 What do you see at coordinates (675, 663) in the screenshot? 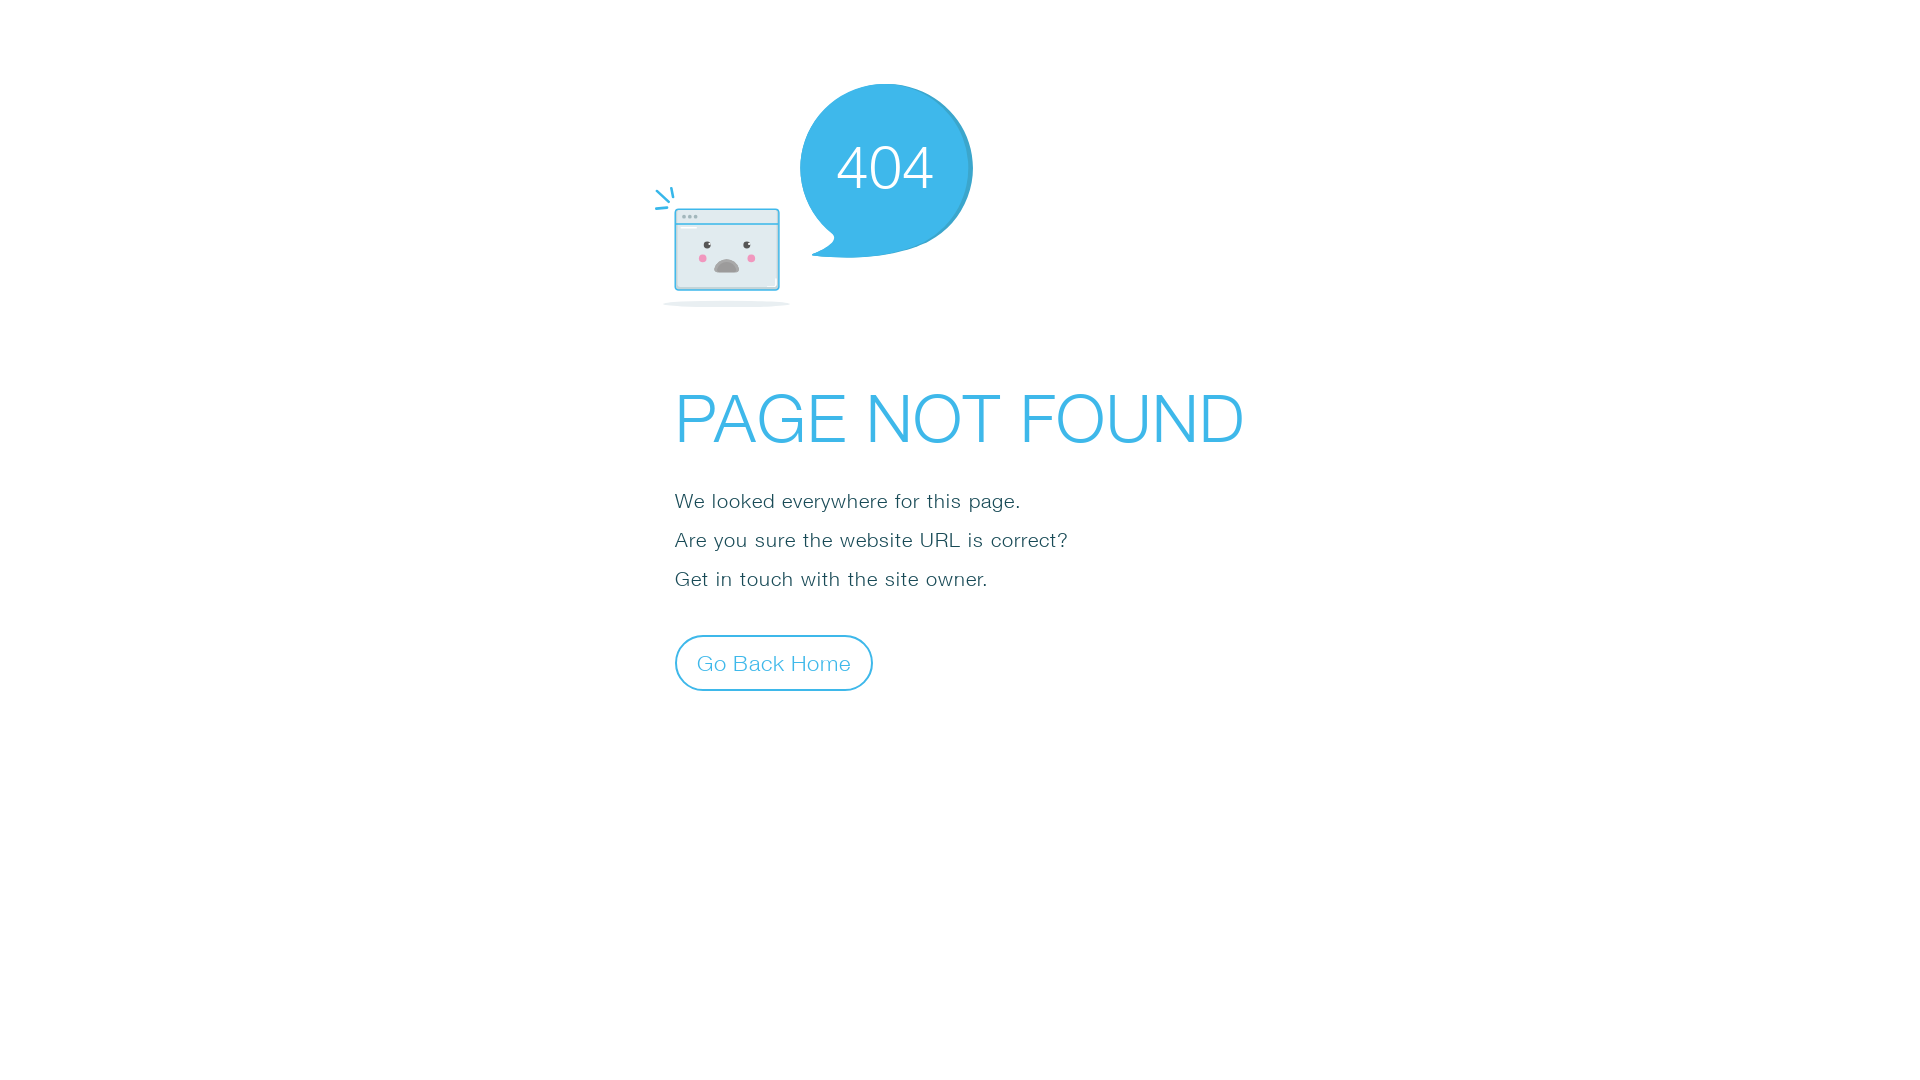
I see `'Go Back Home'` at bounding box center [675, 663].